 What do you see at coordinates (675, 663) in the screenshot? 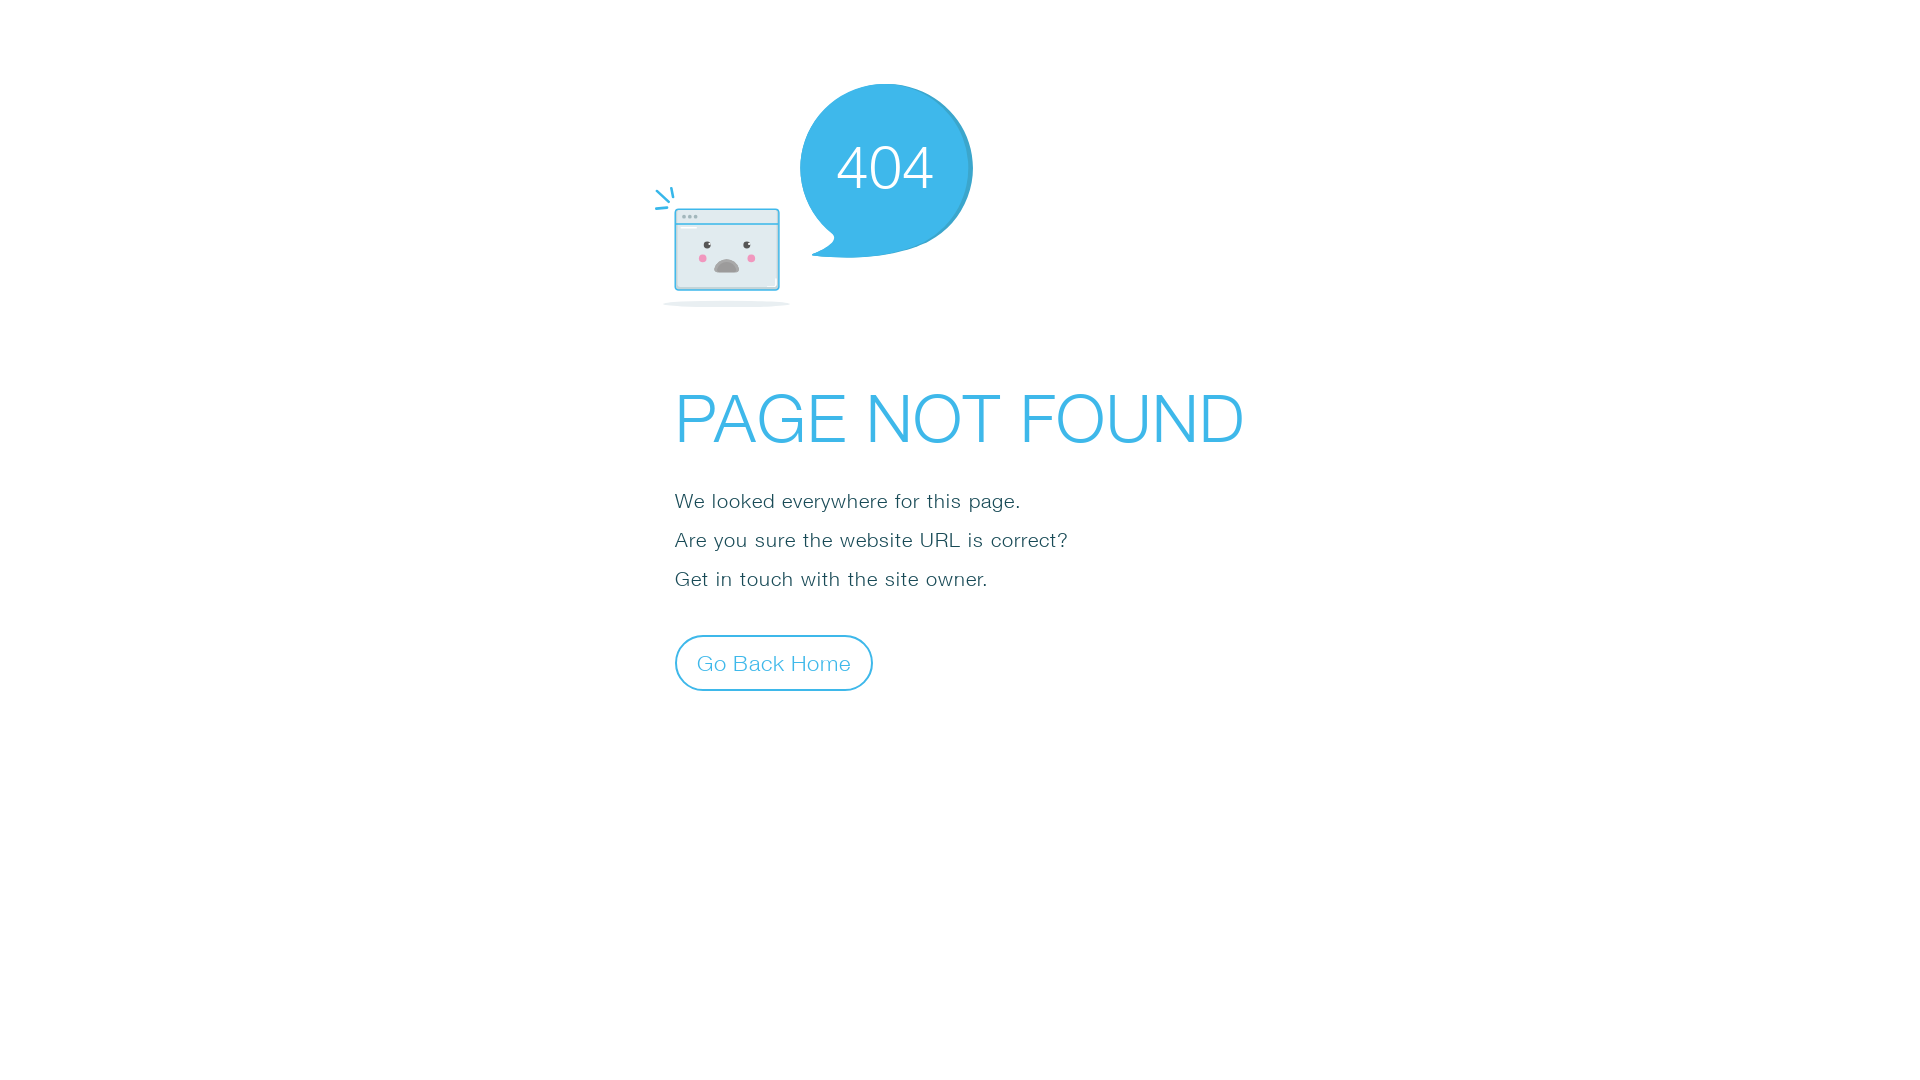
I see `'Go Back Home'` at bounding box center [675, 663].